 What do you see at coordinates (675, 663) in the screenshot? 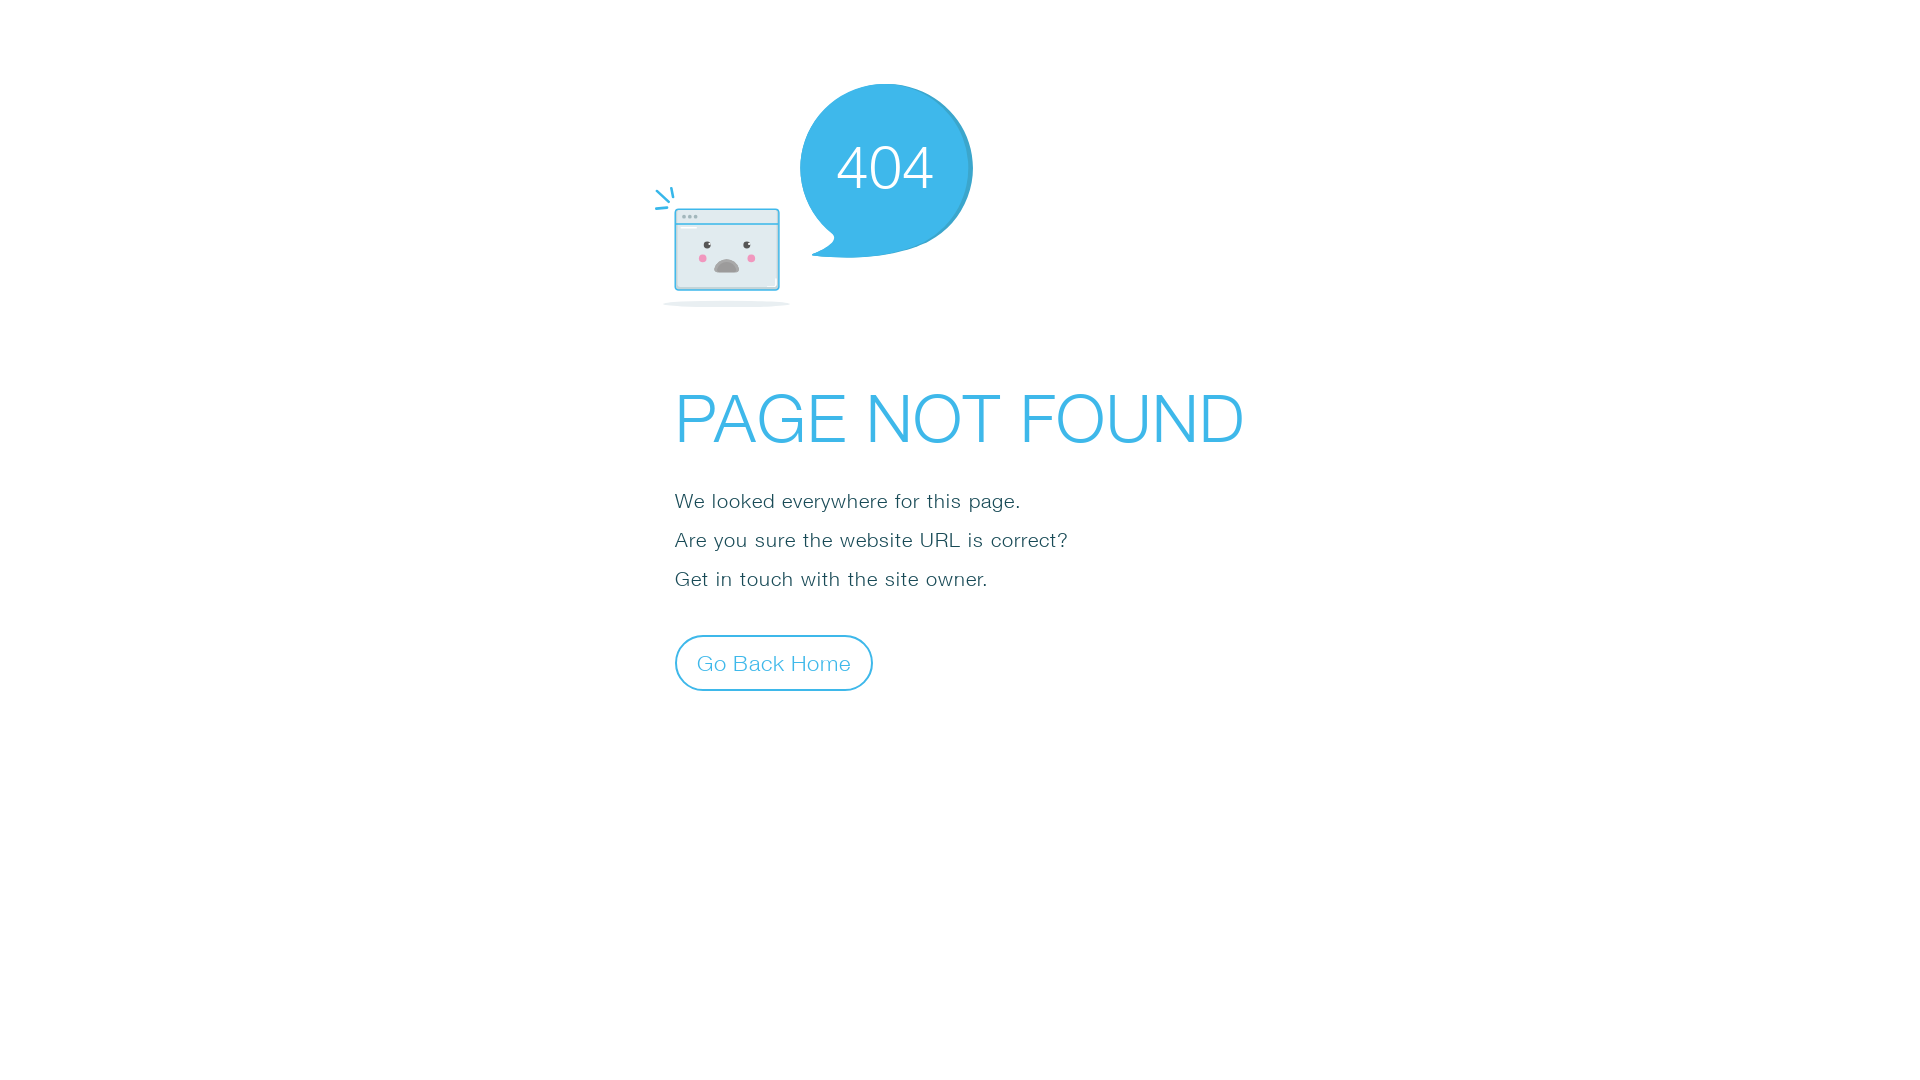
I see `'Go Back Home'` at bounding box center [675, 663].